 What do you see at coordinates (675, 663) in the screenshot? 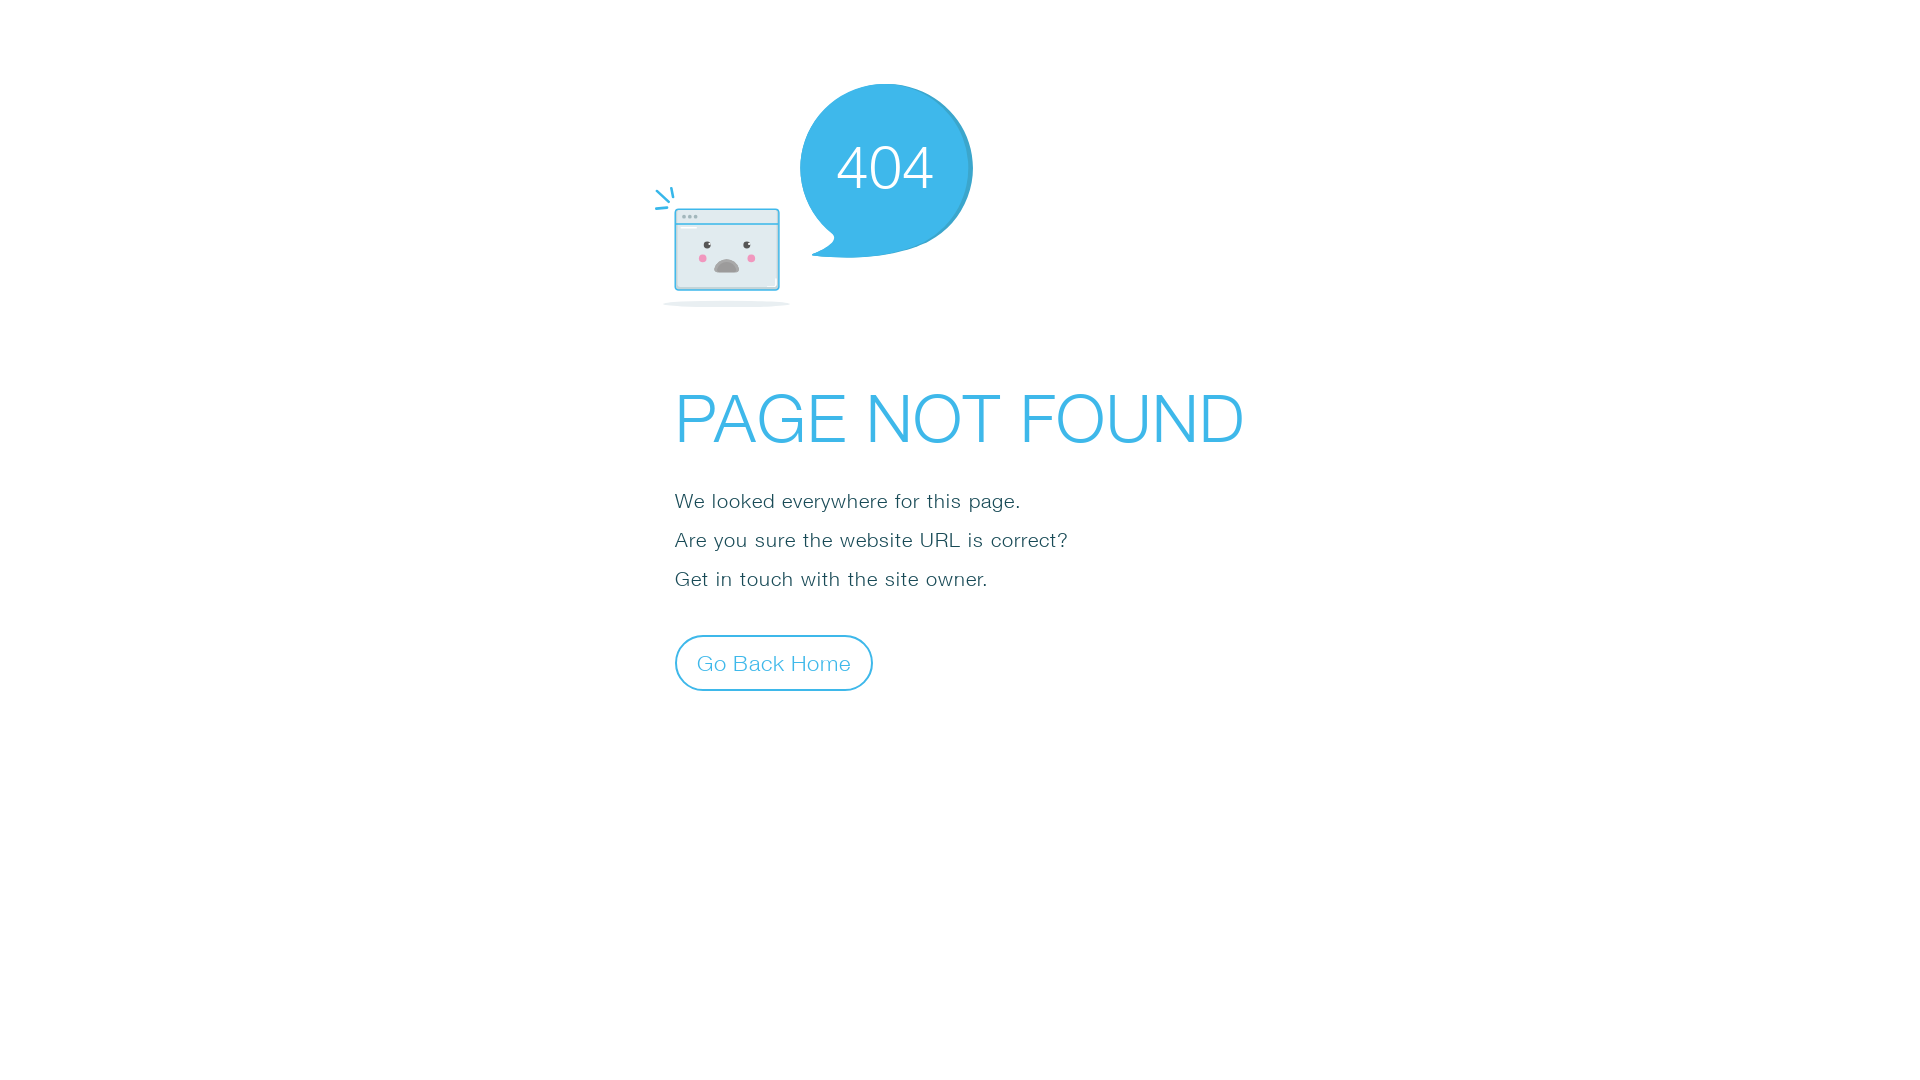
I see `'Go Back Home'` at bounding box center [675, 663].